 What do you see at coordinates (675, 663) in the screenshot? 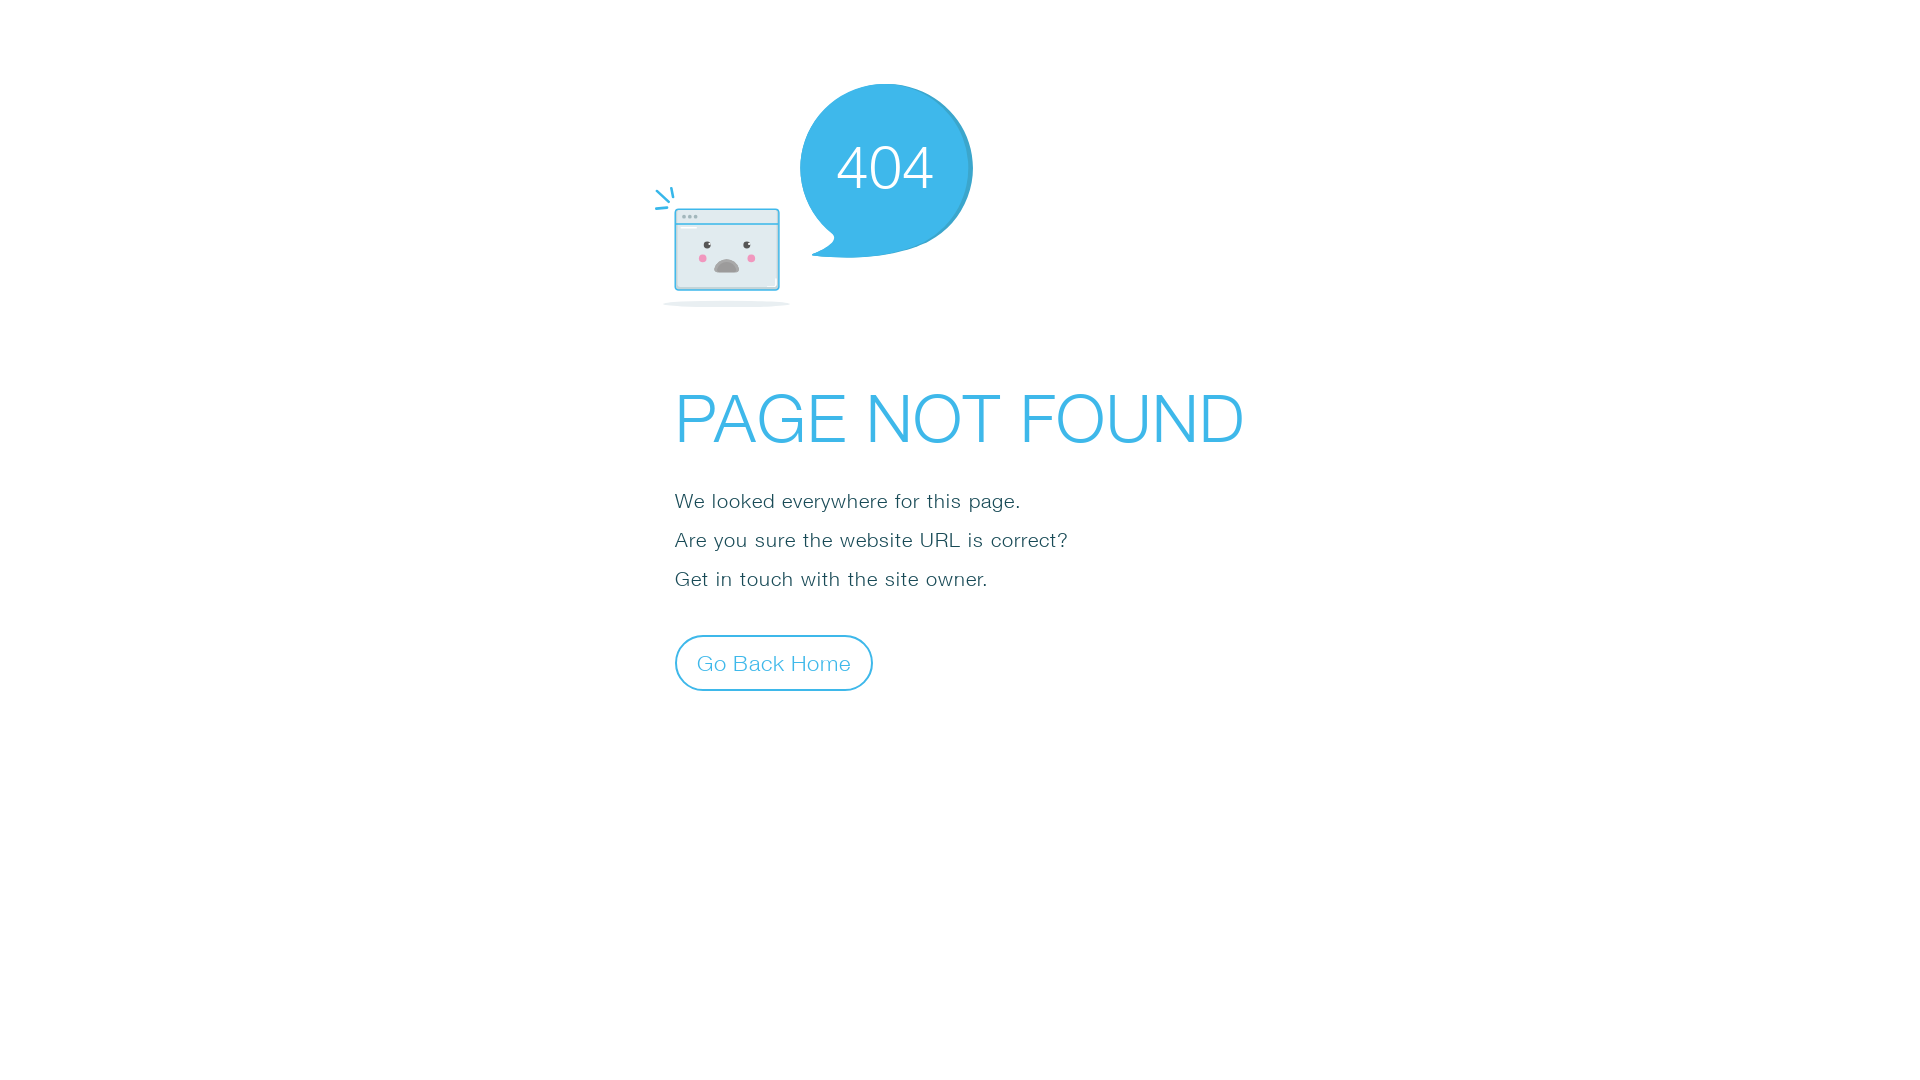
I see `'Go Back Home'` at bounding box center [675, 663].